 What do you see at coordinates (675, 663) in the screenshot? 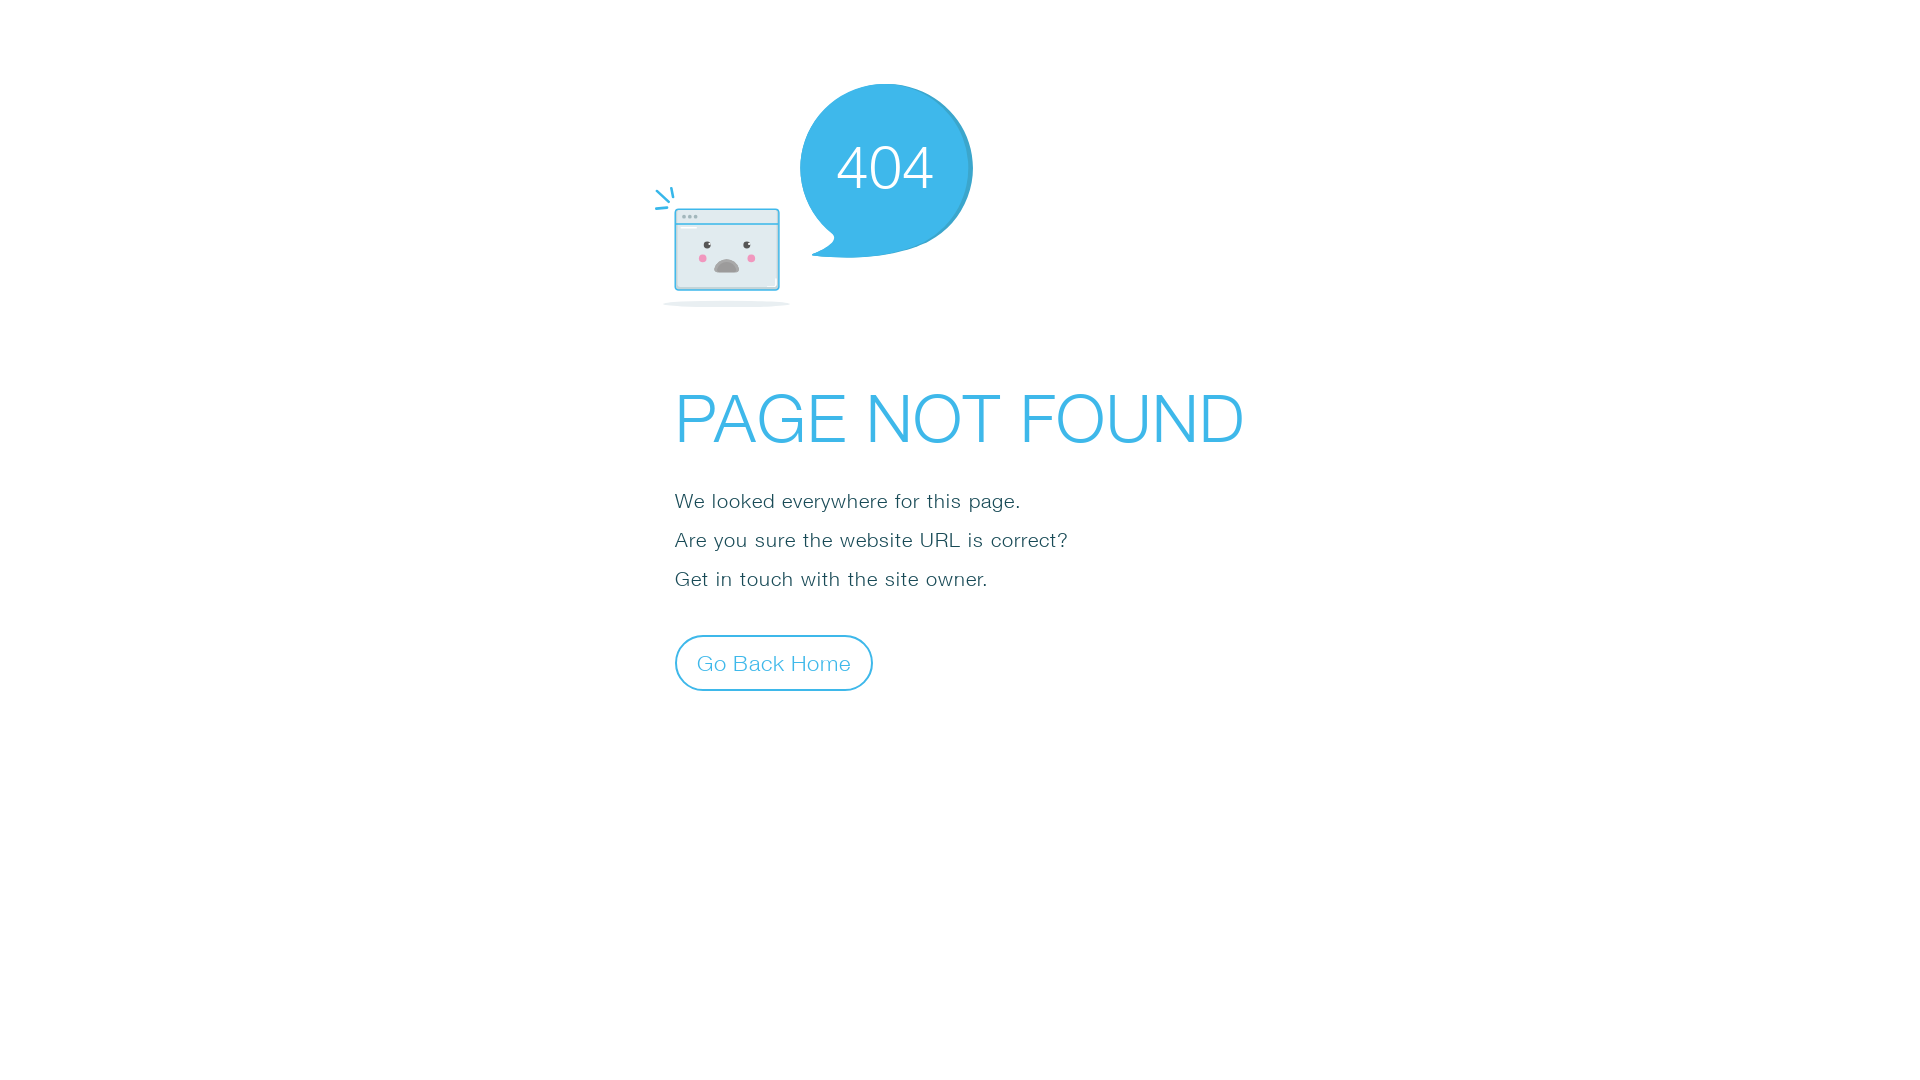
I see `'Go Back Home'` at bounding box center [675, 663].